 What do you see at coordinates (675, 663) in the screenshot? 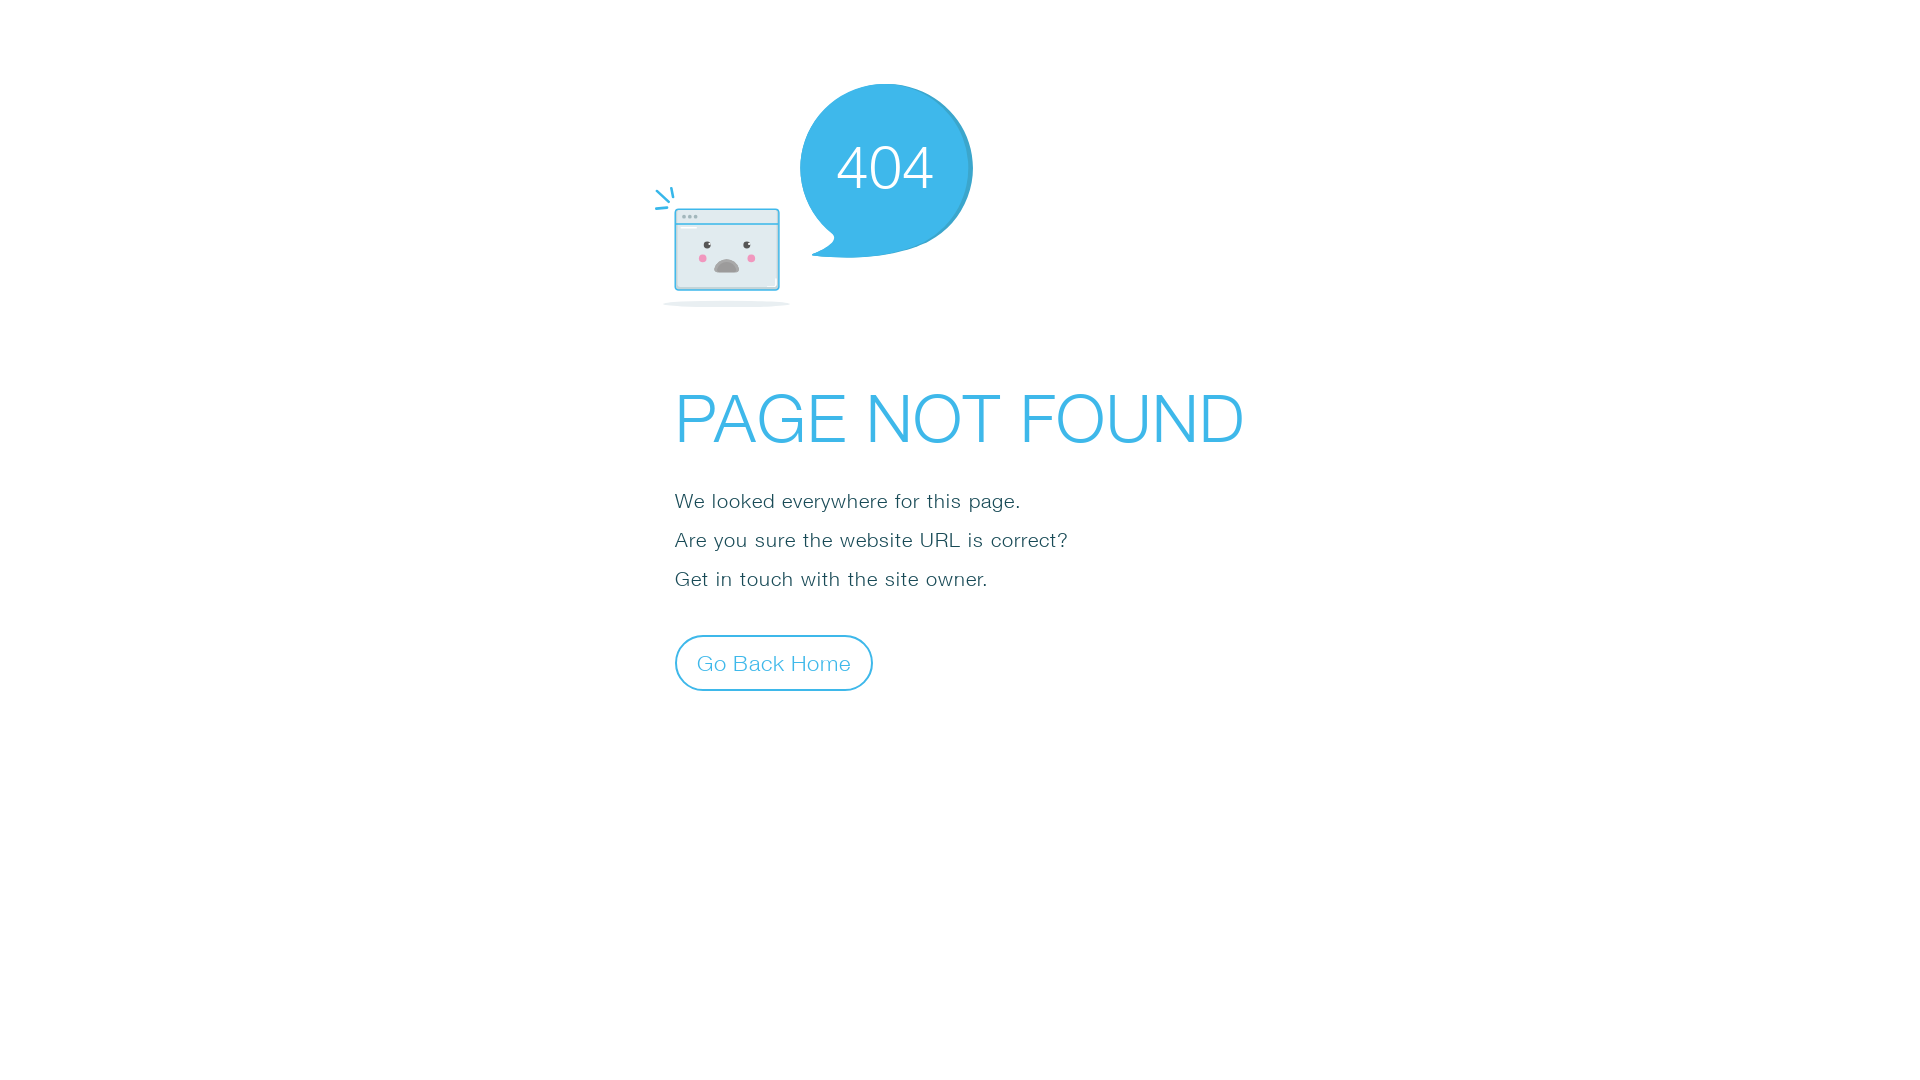
I see `'Go Back Home'` at bounding box center [675, 663].